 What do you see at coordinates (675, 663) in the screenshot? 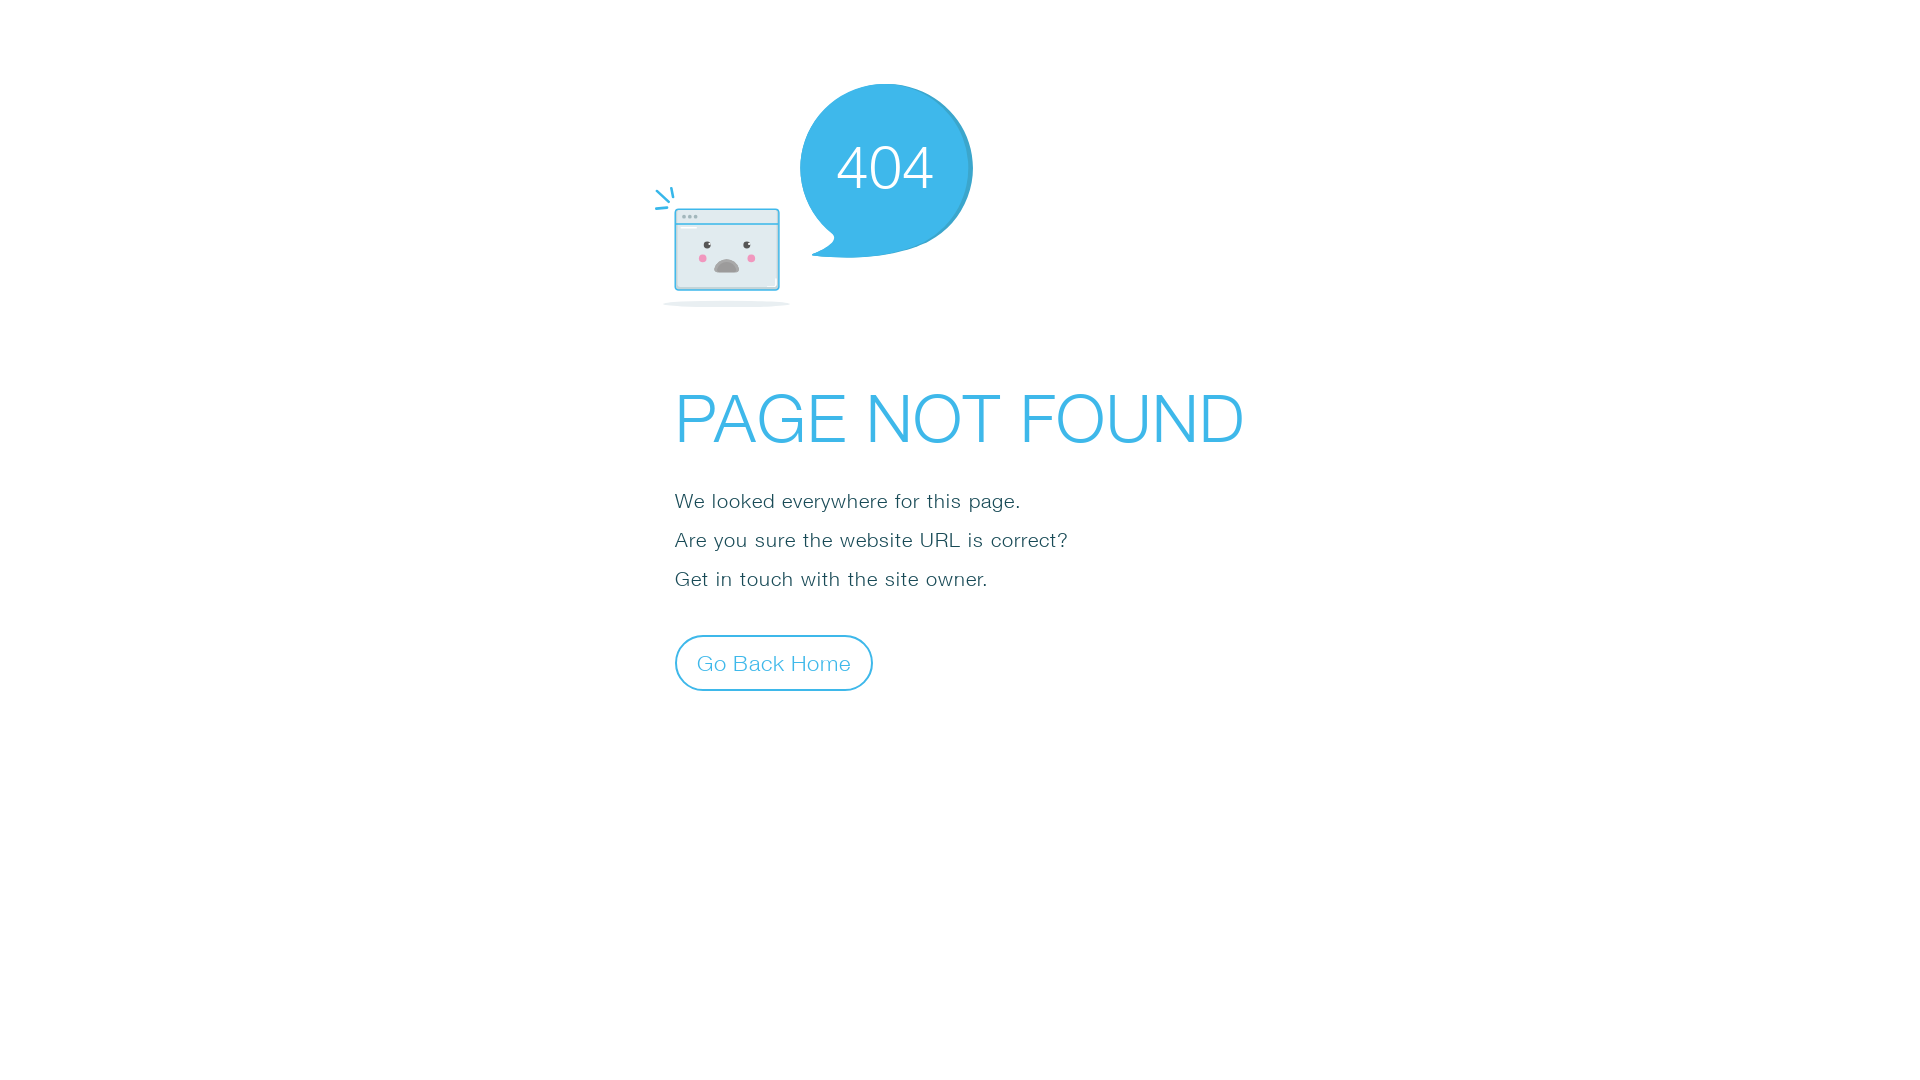
I see `'Go Back Home'` at bounding box center [675, 663].